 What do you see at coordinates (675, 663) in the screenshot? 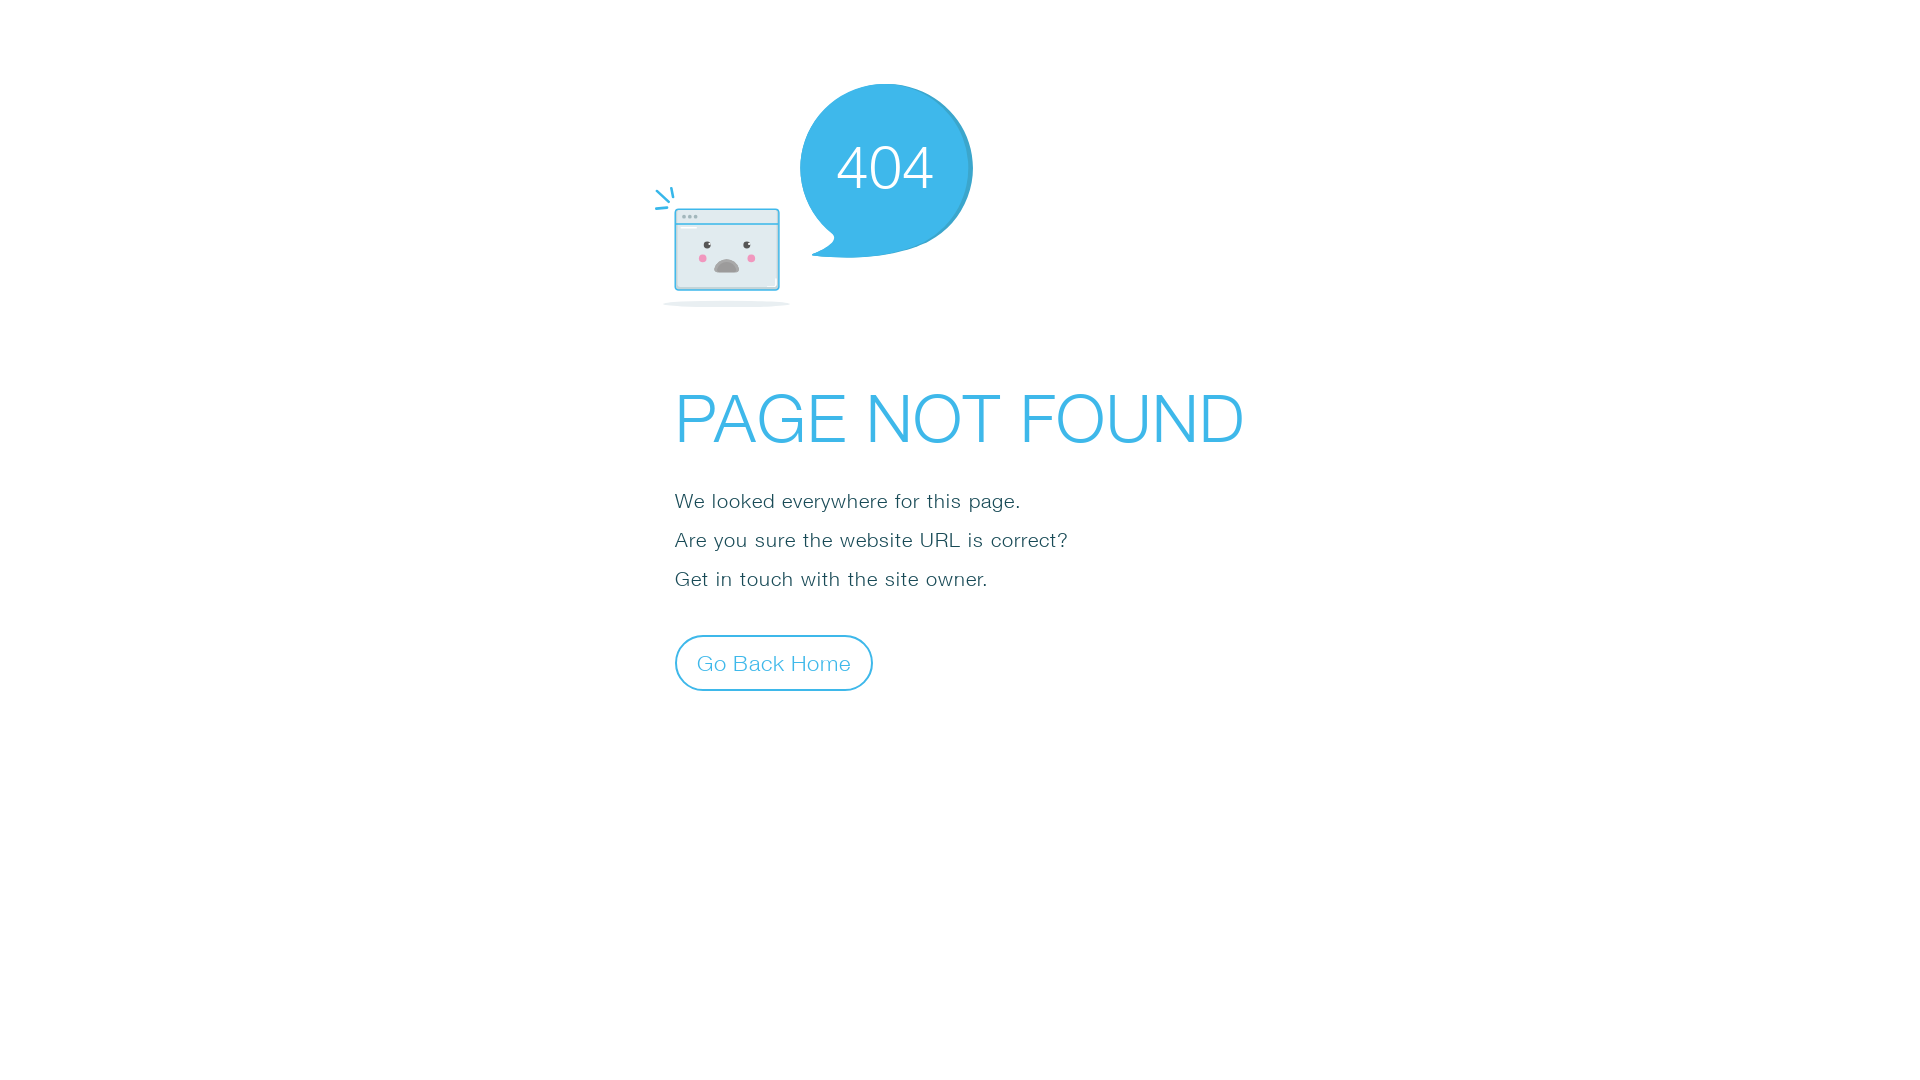
I see `'Go Back Home'` at bounding box center [675, 663].